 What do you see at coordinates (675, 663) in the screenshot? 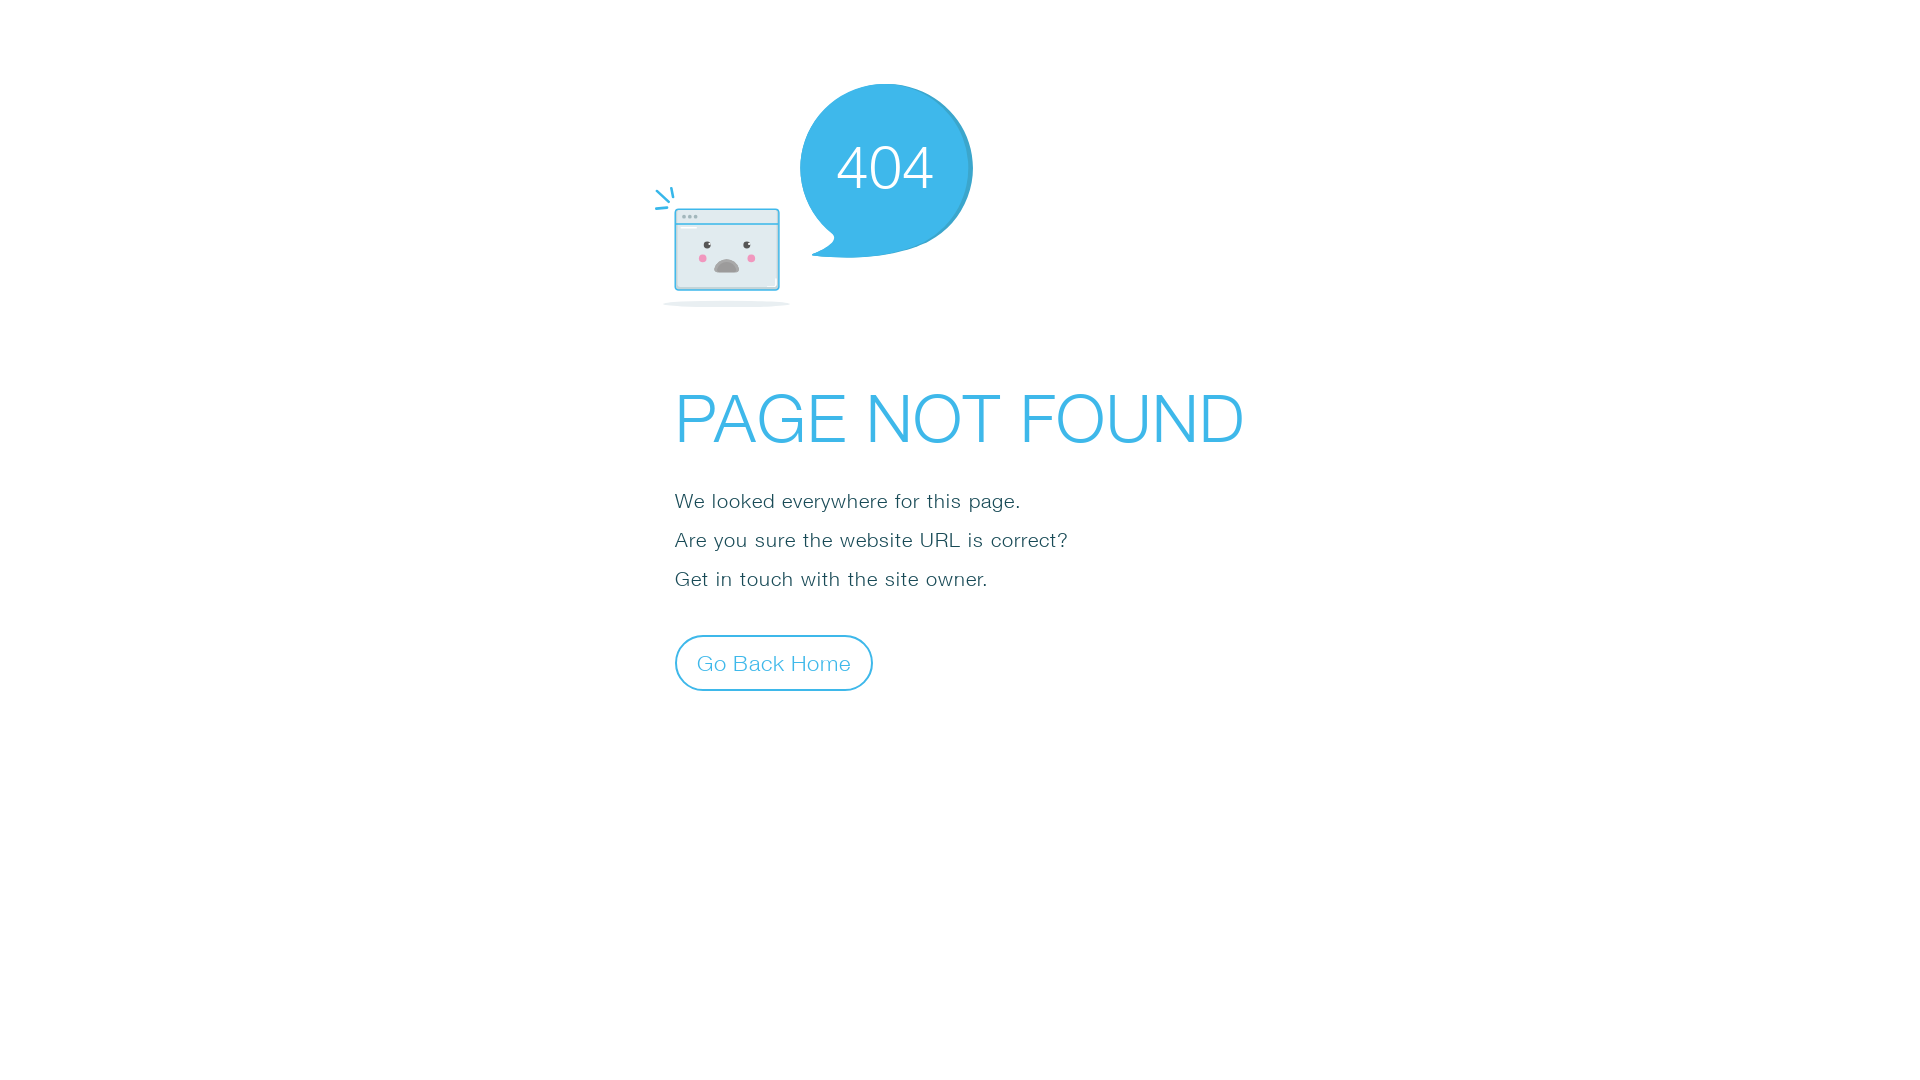
I see `'Go Back Home'` at bounding box center [675, 663].